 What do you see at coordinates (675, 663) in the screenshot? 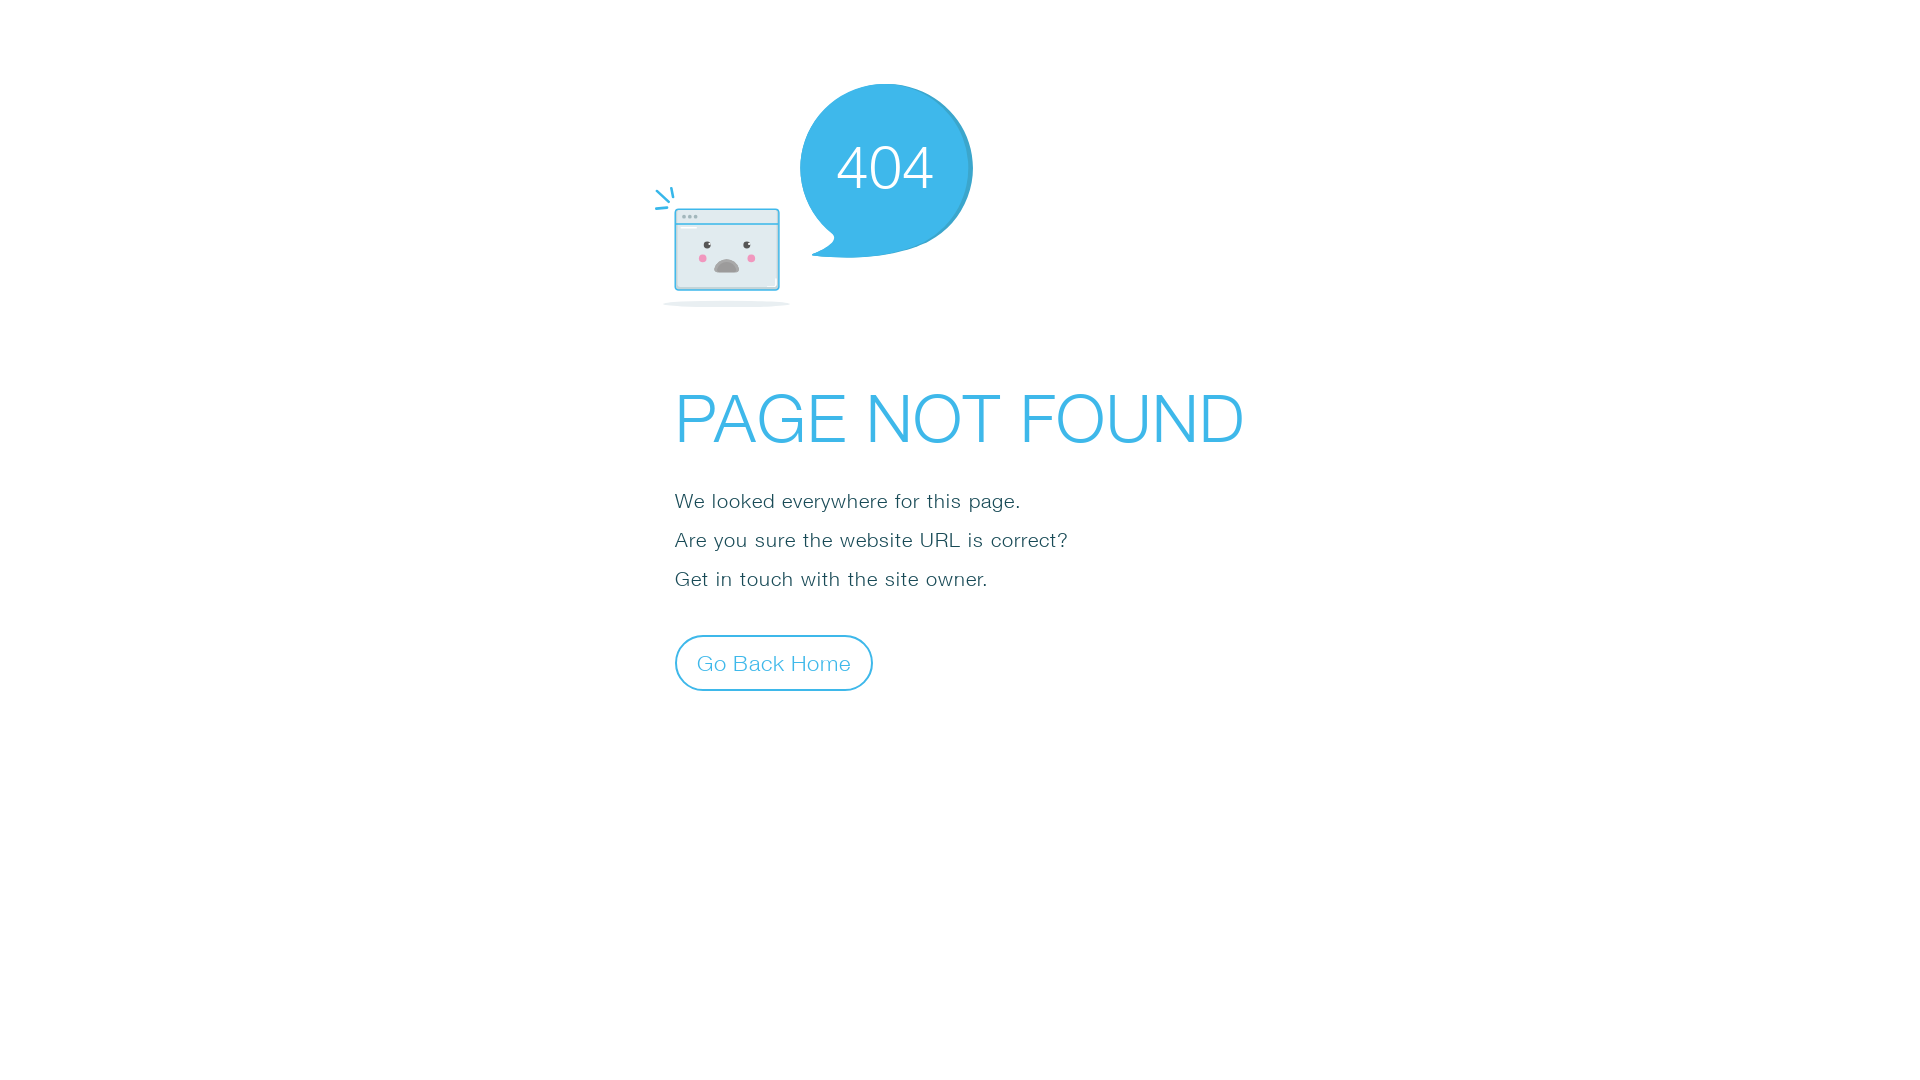
I see `'Go Back Home'` at bounding box center [675, 663].